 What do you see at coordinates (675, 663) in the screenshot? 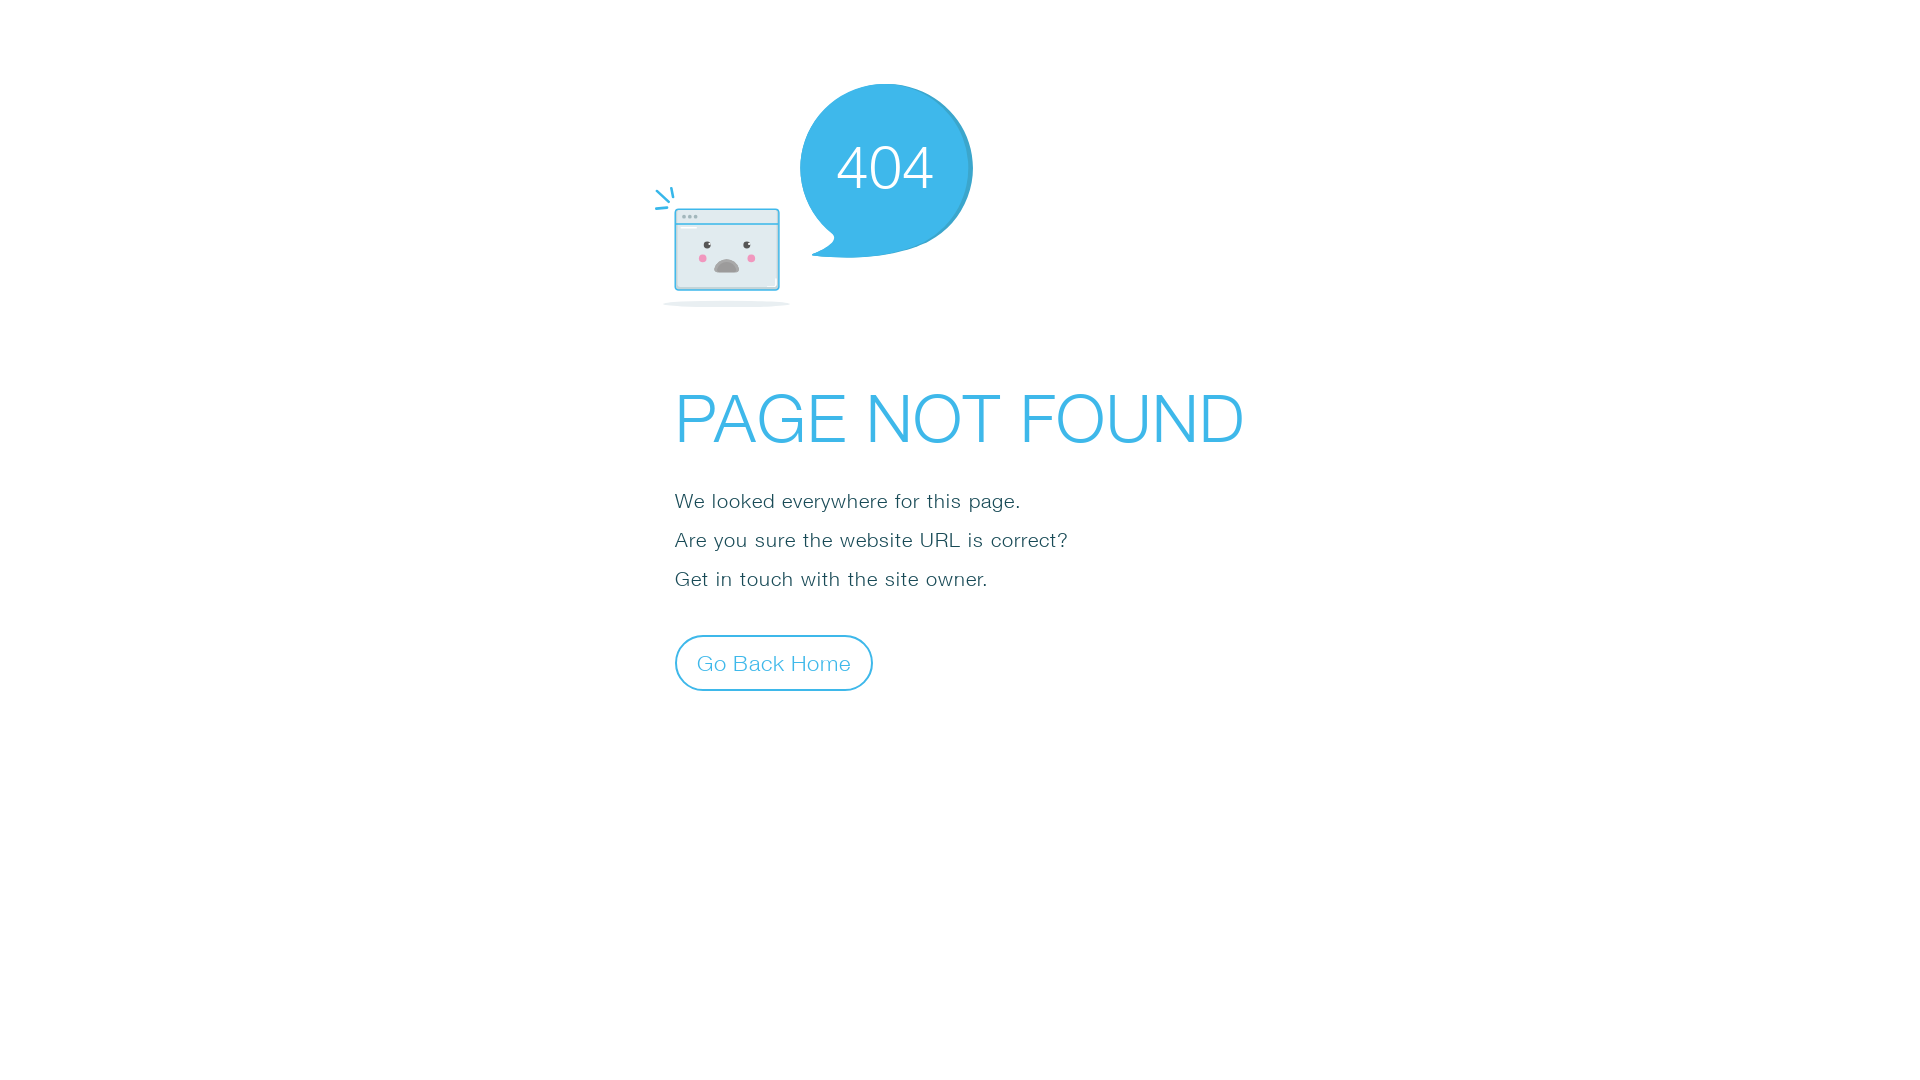
I see `'Go Back Home'` at bounding box center [675, 663].